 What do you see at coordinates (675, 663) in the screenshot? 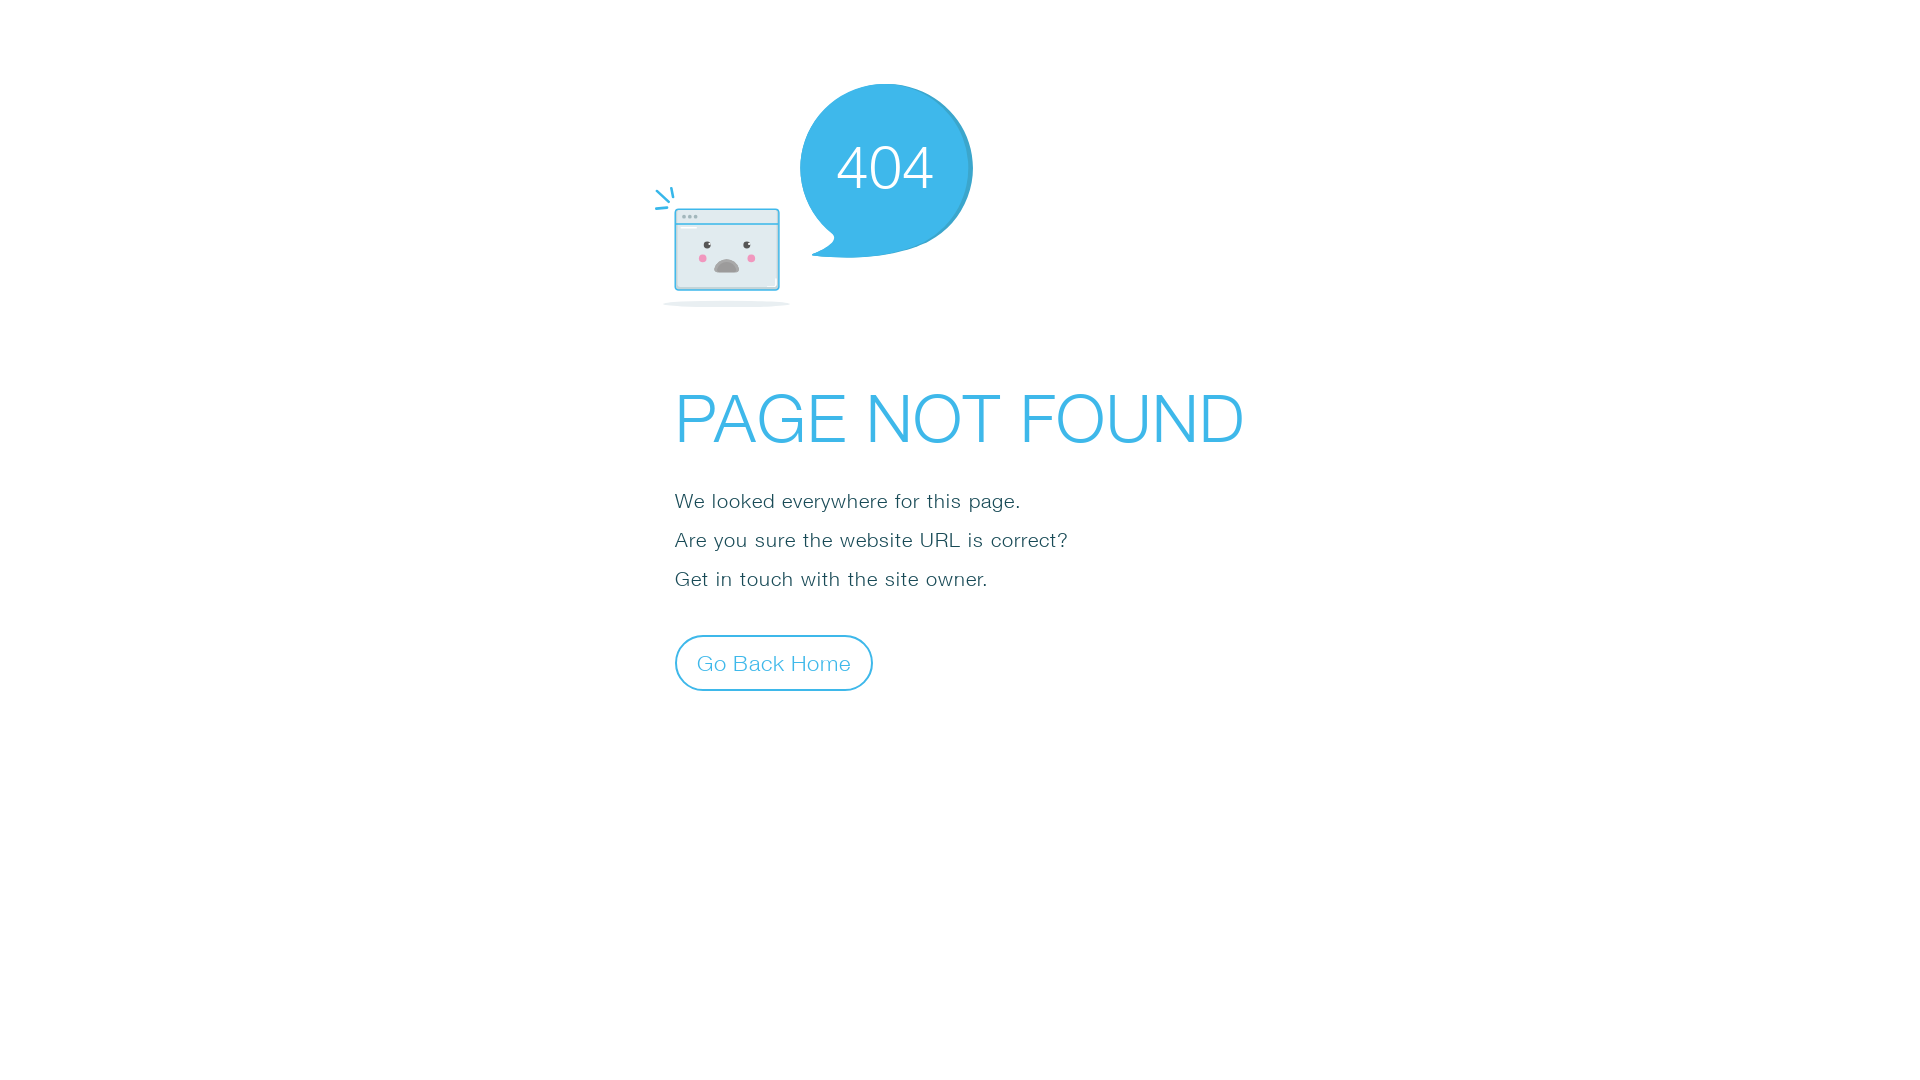
I see `'Go Back Home'` at bounding box center [675, 663].